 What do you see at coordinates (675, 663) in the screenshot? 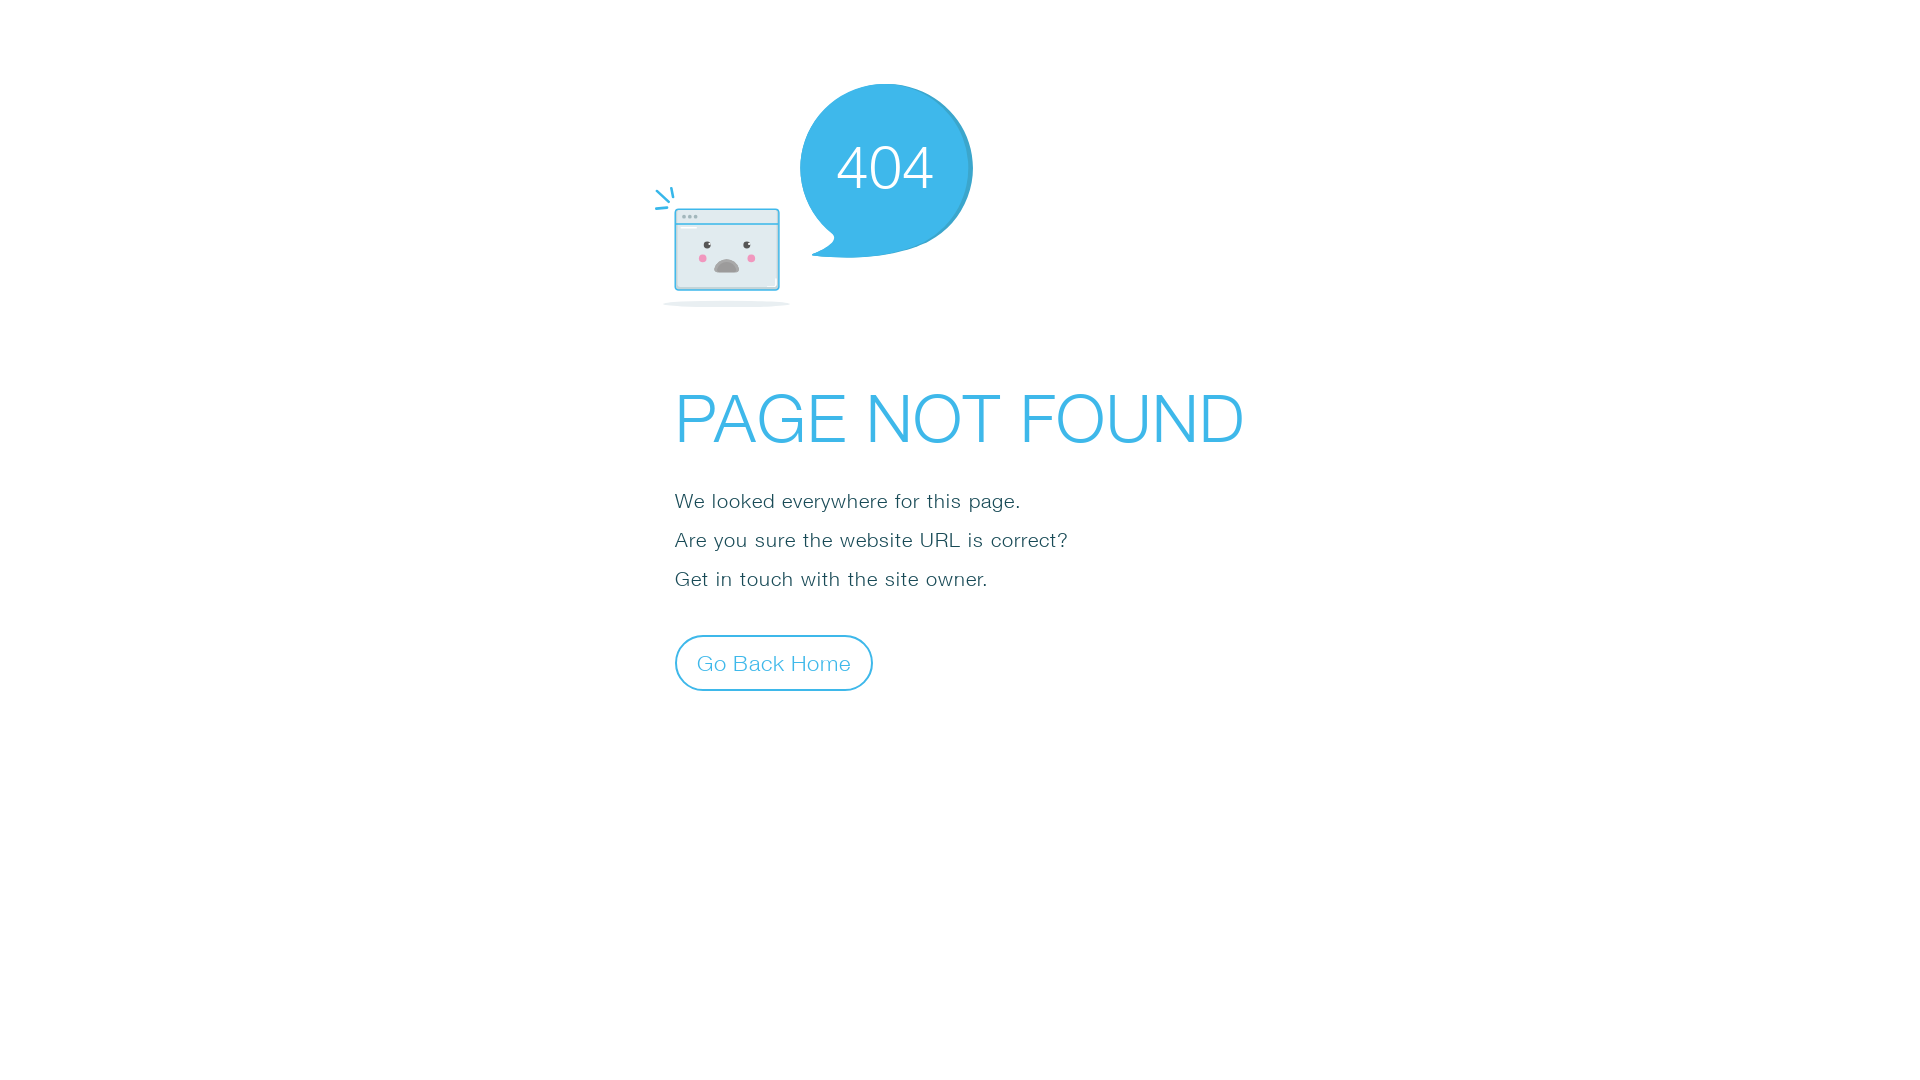
I see `'Go Back Home'` at bounding box center [675, 663].